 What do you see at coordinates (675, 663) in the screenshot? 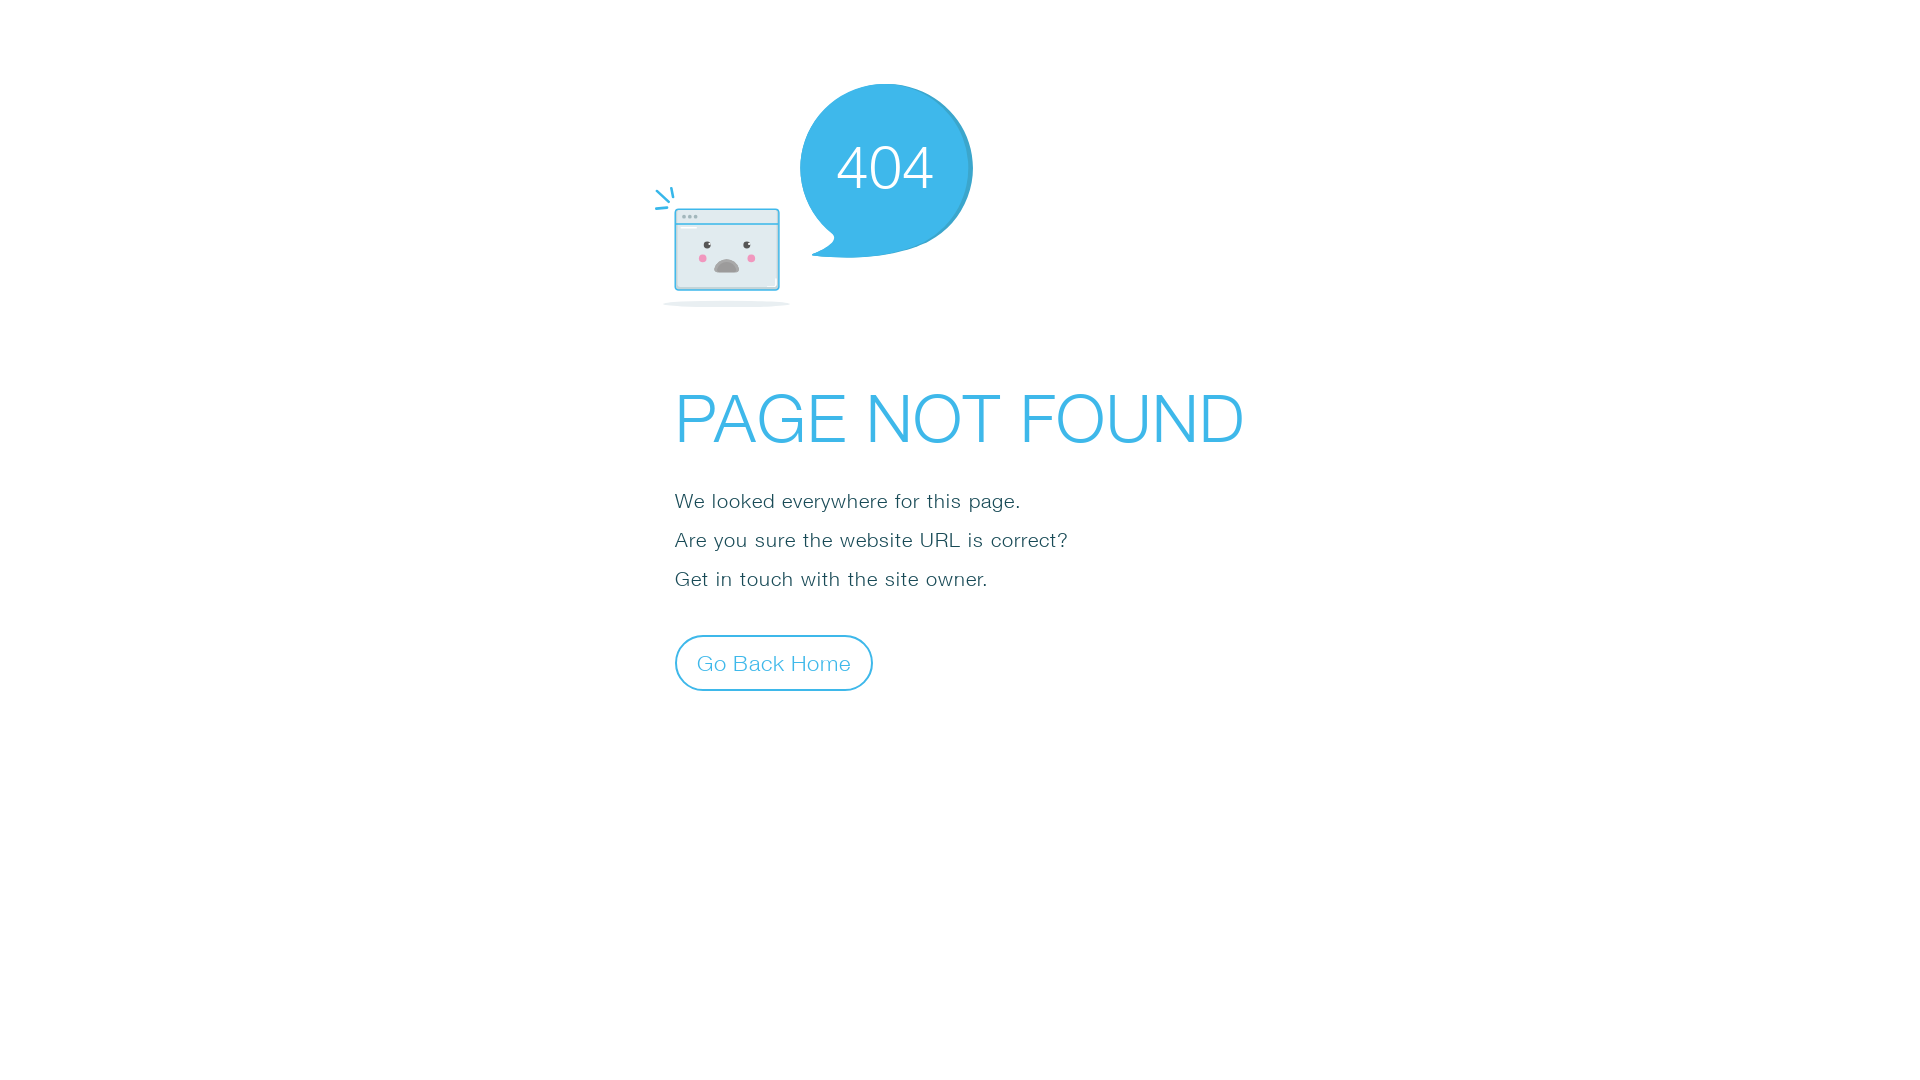
I see `'Go Back Home'` at bounding box center [675, 663].